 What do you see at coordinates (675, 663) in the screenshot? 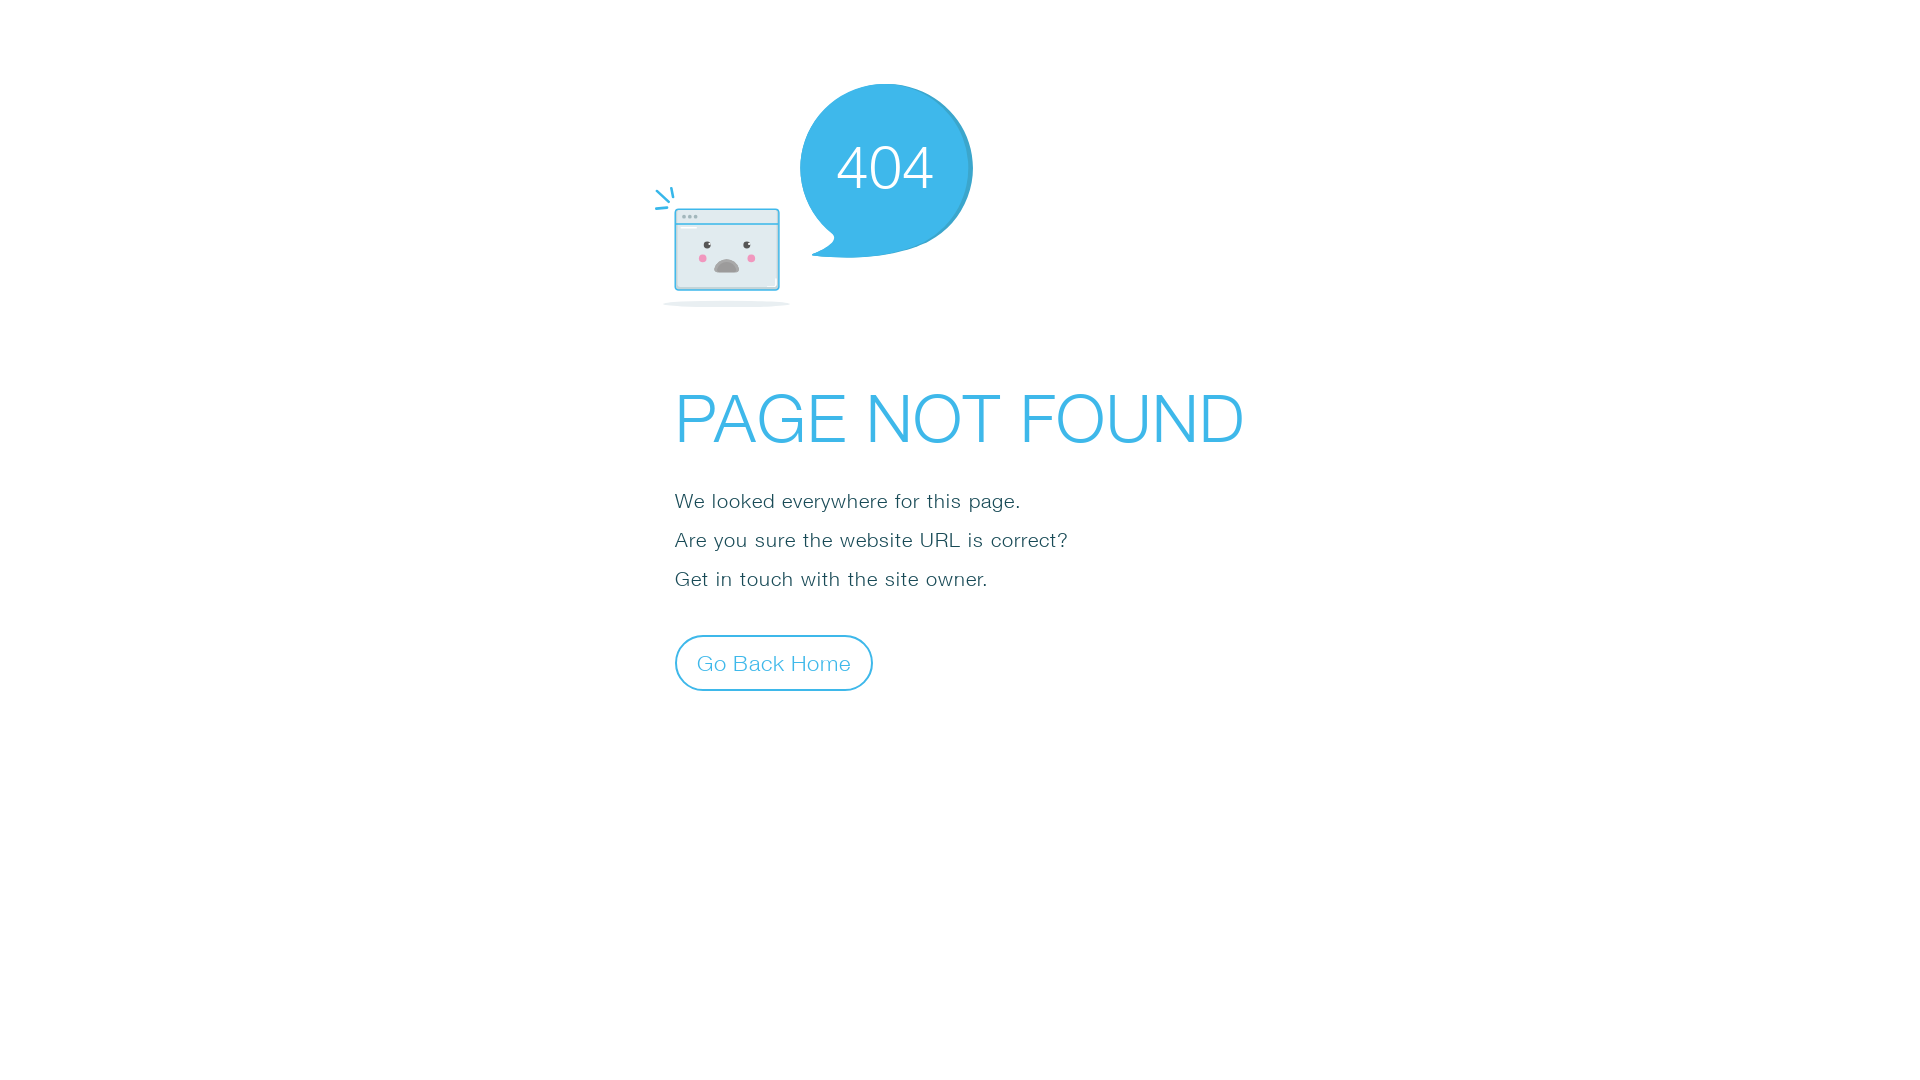
I see `'Go Back Home'` at bounding box center [675, 663].